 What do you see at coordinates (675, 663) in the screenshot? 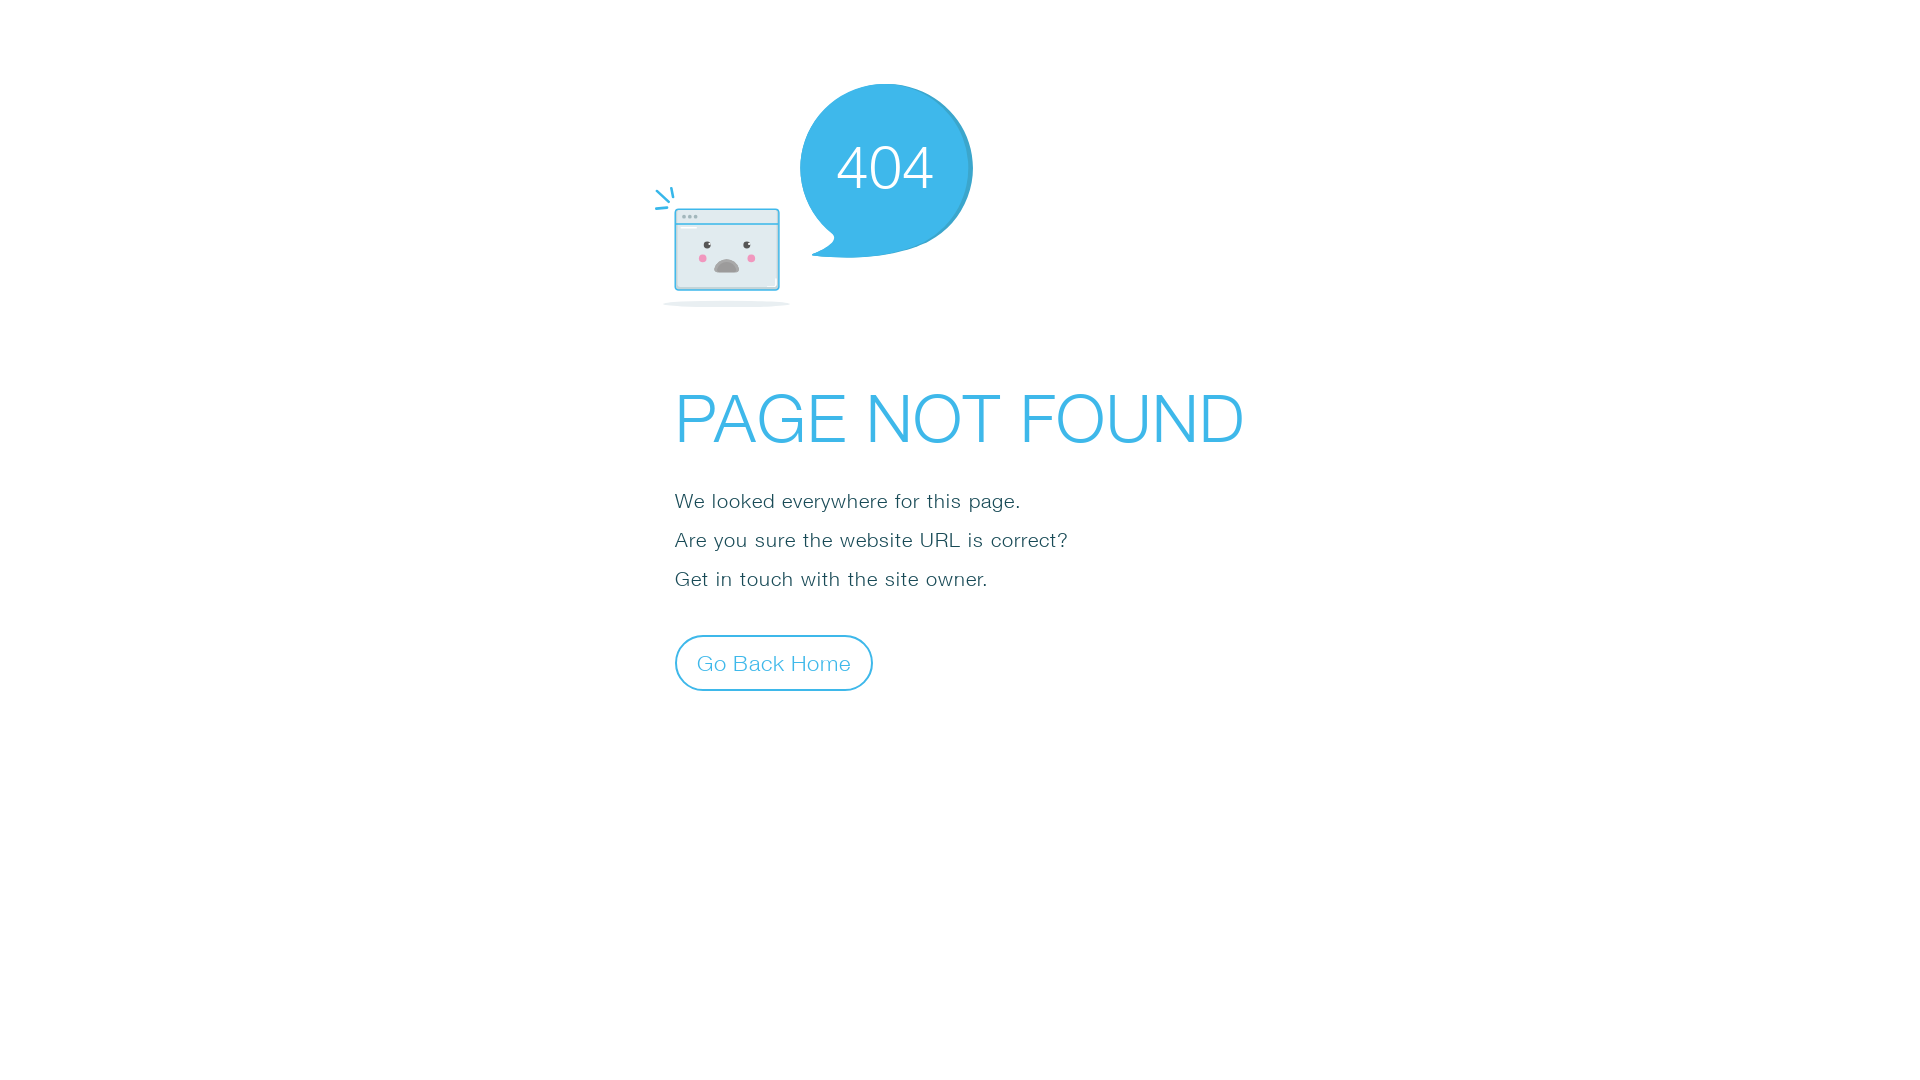
I see `'Go Back Home'` at bounding box center [675, 663].